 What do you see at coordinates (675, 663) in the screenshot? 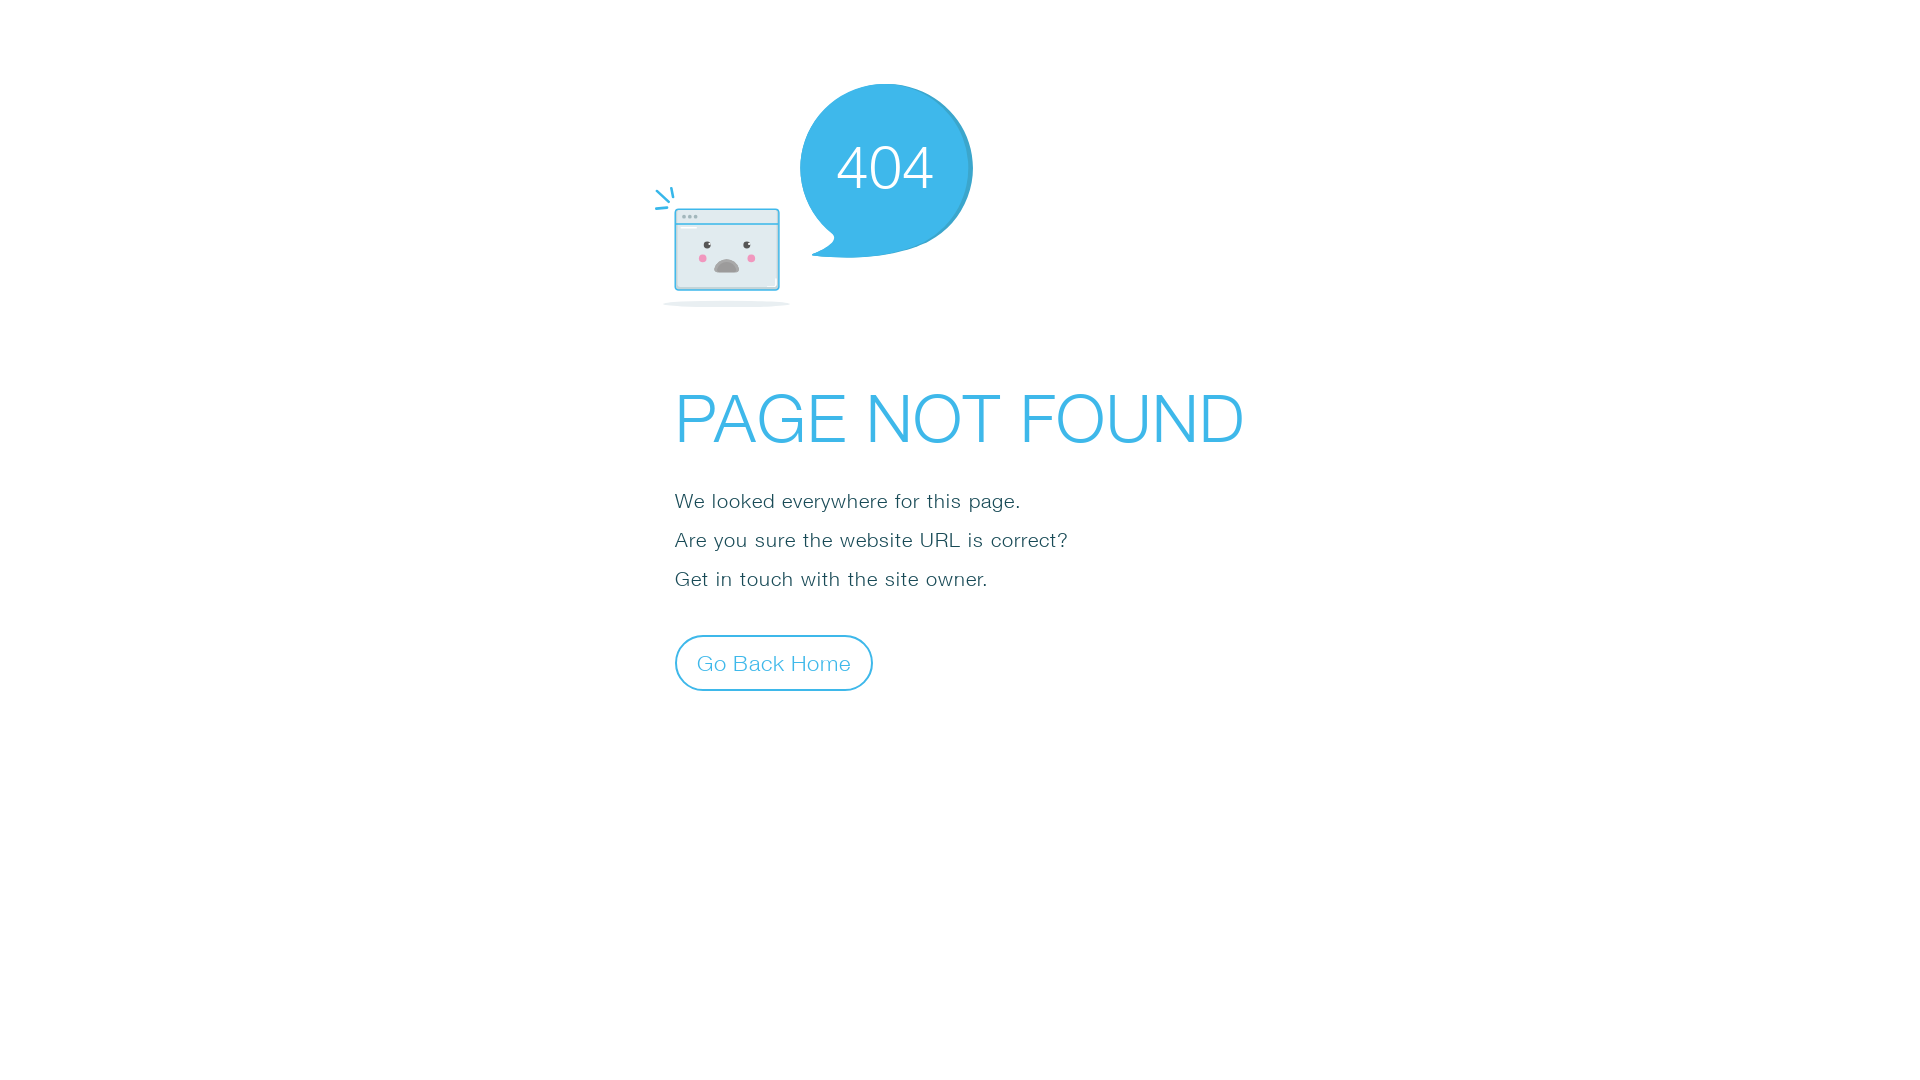
I see `'Go Back Home'` at bounding box center [675, 663].